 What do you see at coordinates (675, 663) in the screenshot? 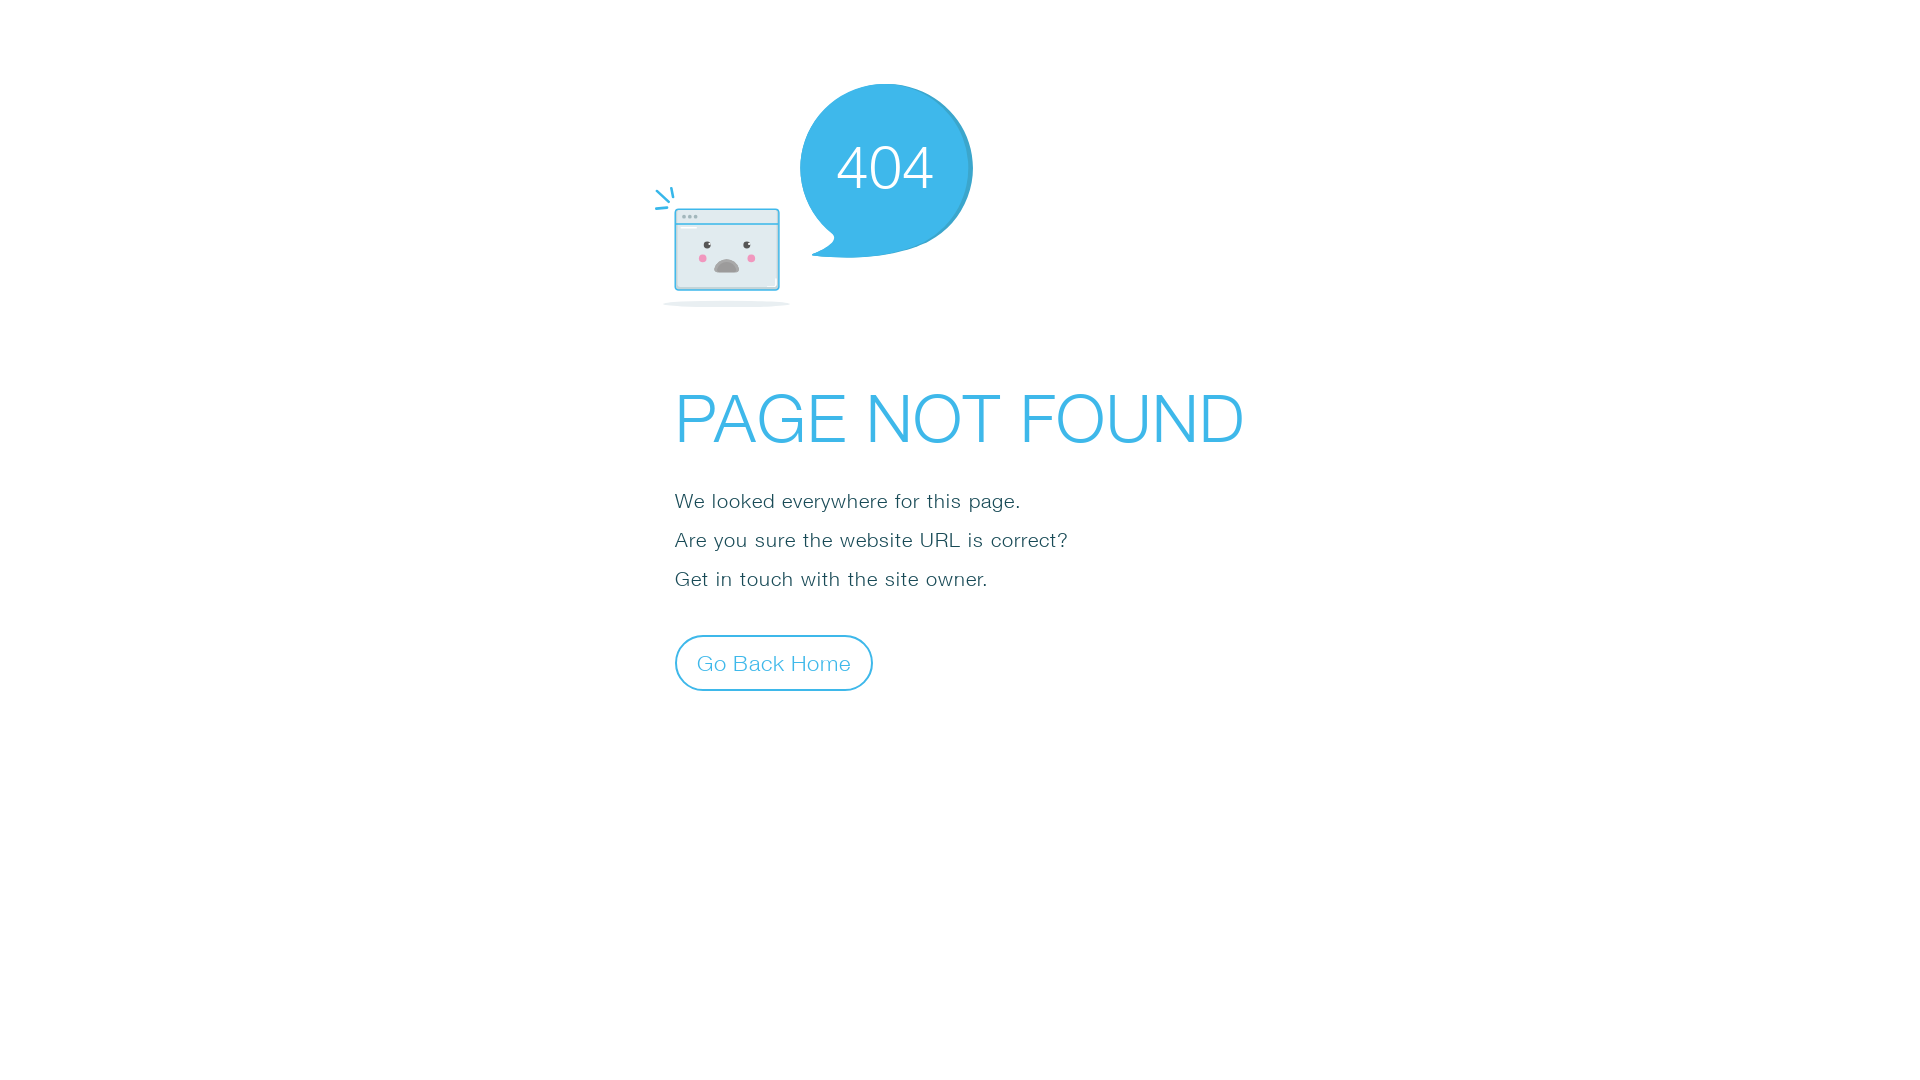
I see `'Go Back Home'` at bounding box center [675, 663].